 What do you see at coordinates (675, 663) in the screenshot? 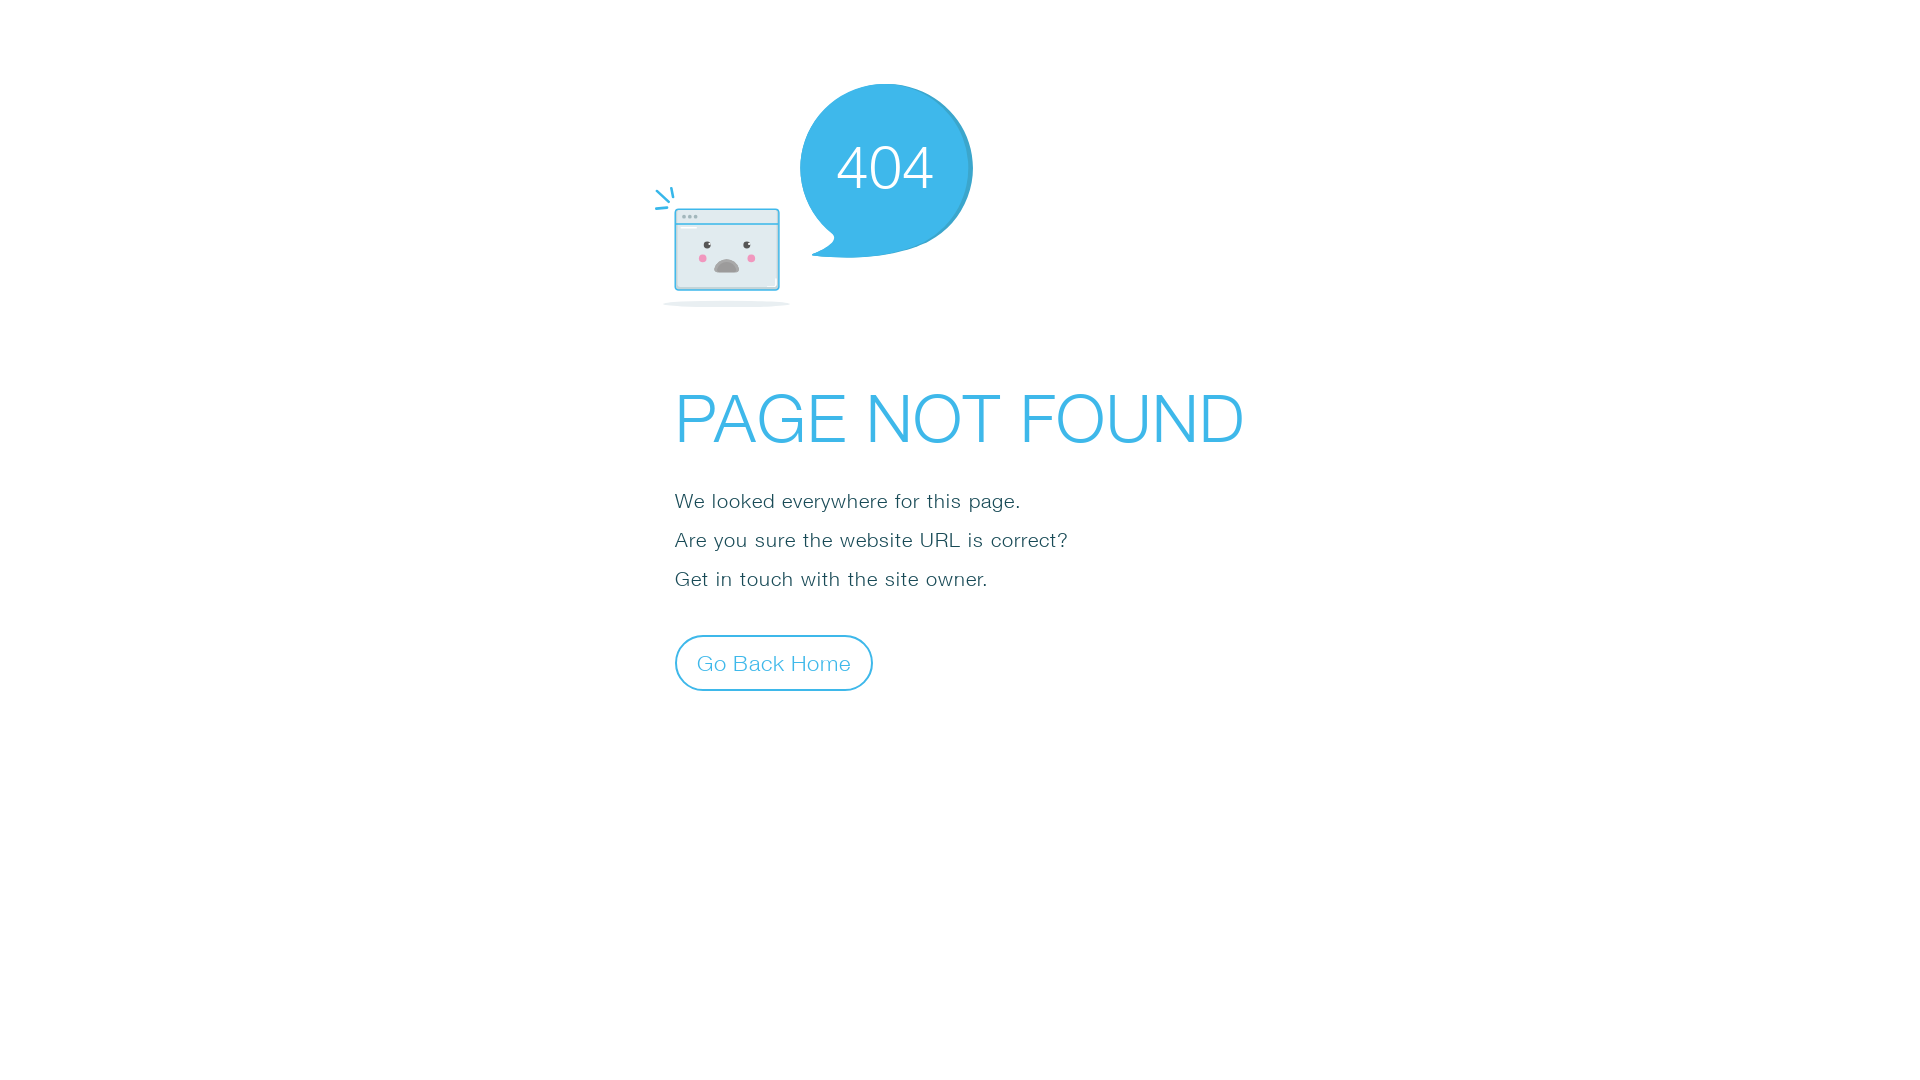
I see `'Go Back Home'` at bounding box center [675, 663].